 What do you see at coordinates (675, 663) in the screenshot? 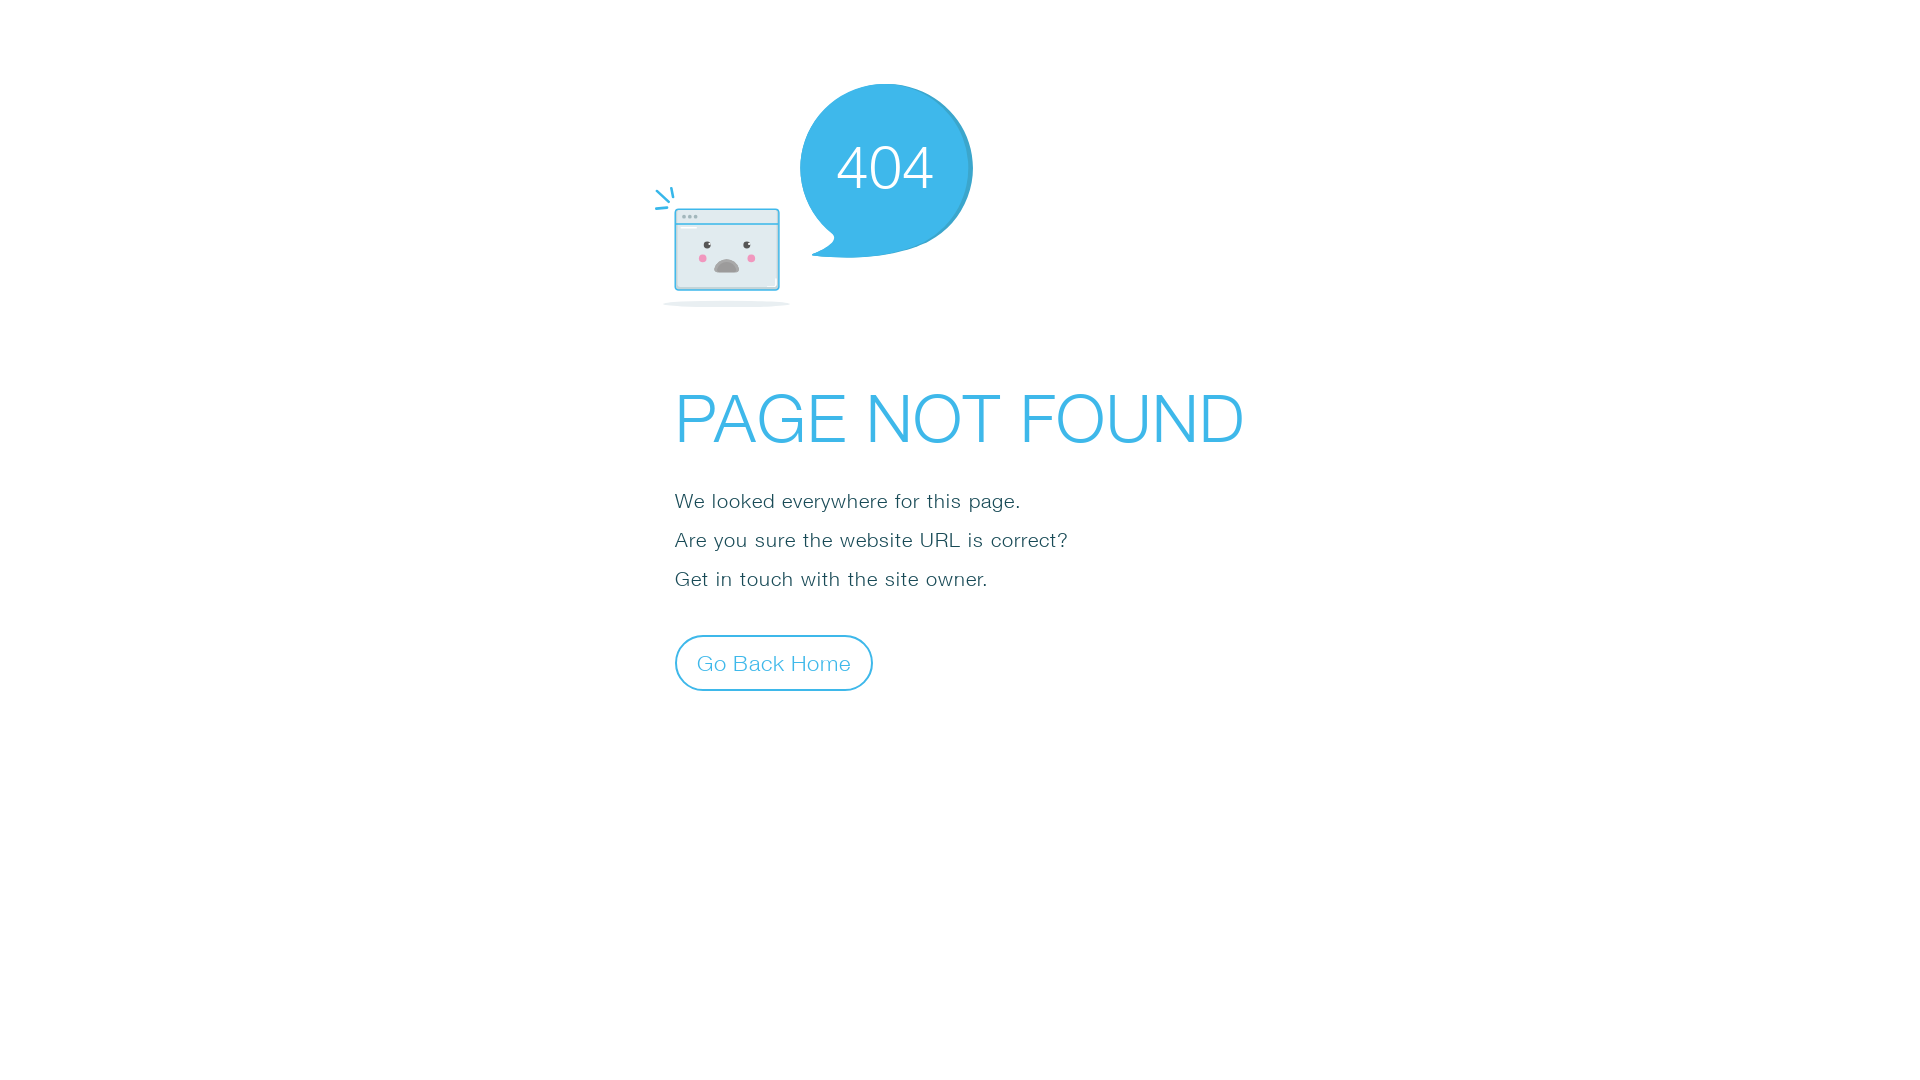
I see `'Go Back Home'` at bounding box center [675, 663].